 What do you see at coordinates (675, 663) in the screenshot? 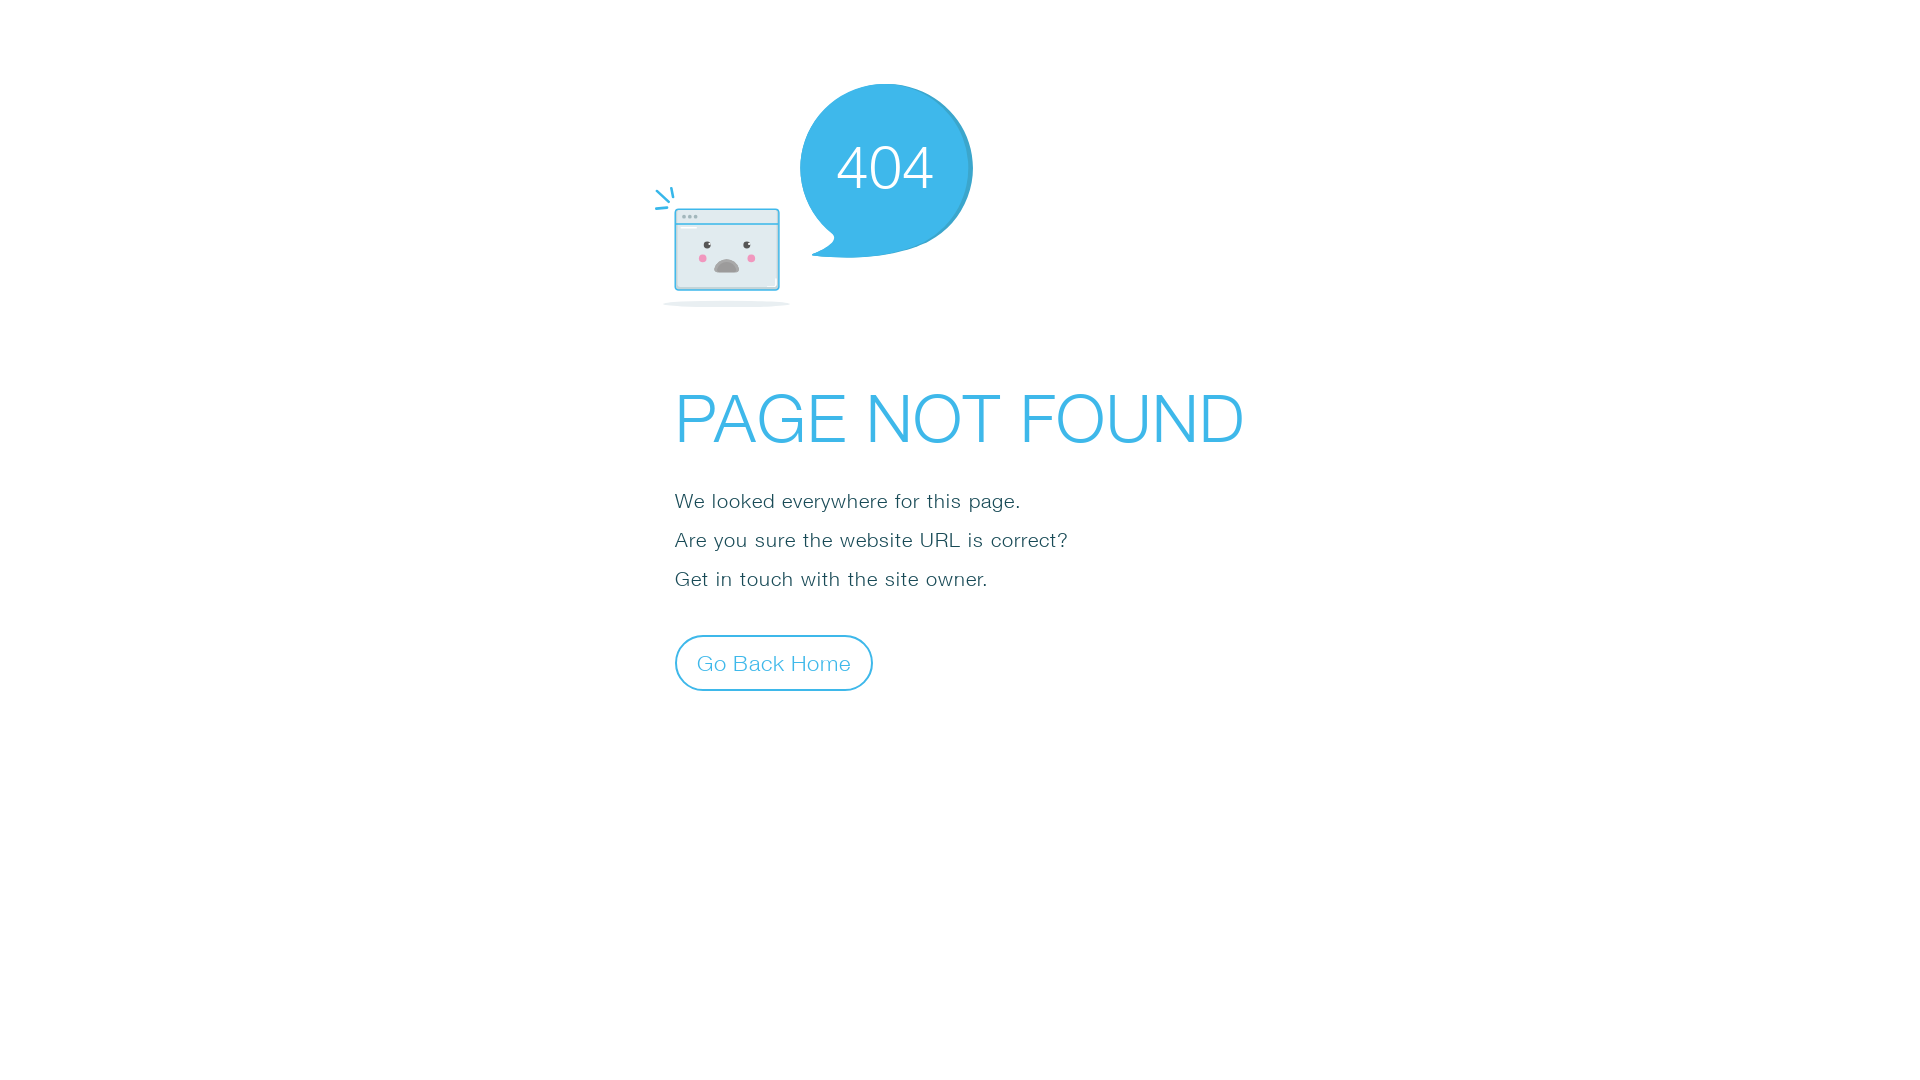
I see `'Go Back Home'` at bounding box center [675, 663].